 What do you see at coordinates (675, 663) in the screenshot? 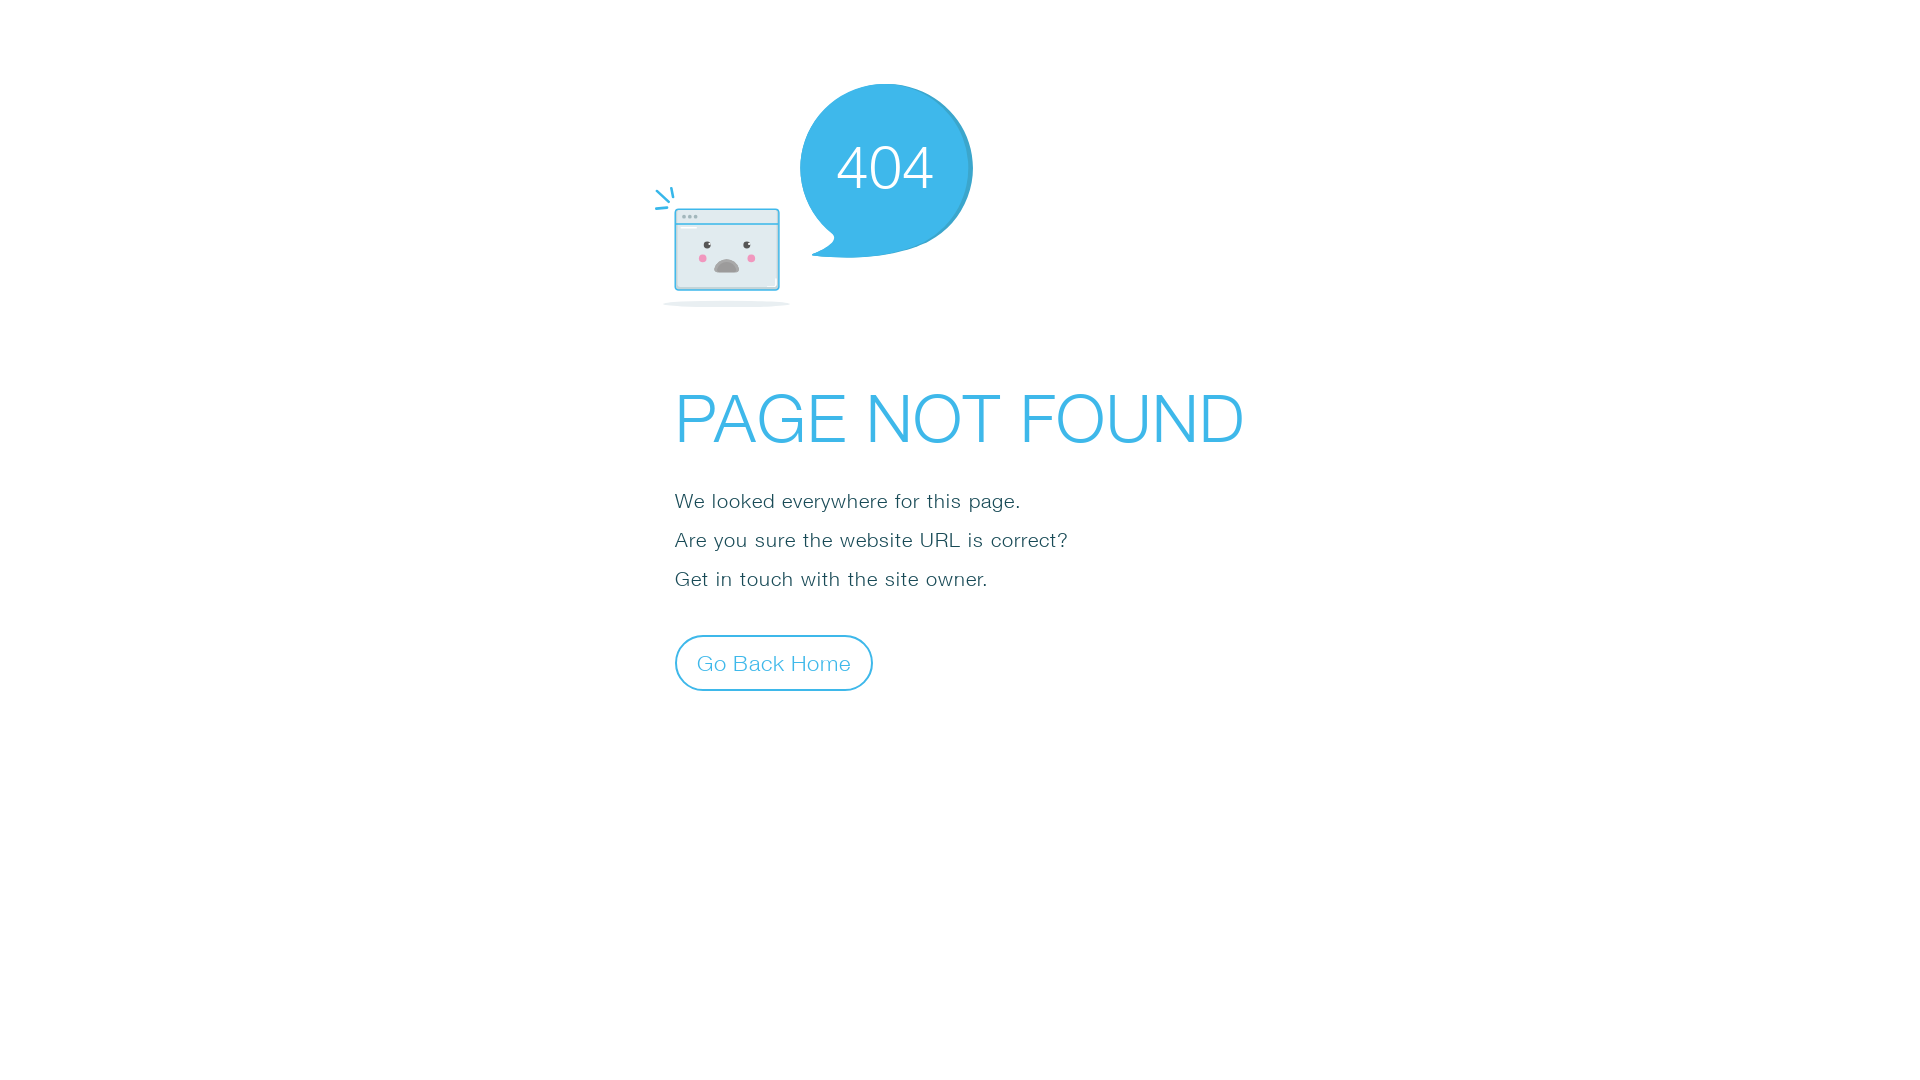
I see `'Go Back Home'` at bounding box center [675, 663].